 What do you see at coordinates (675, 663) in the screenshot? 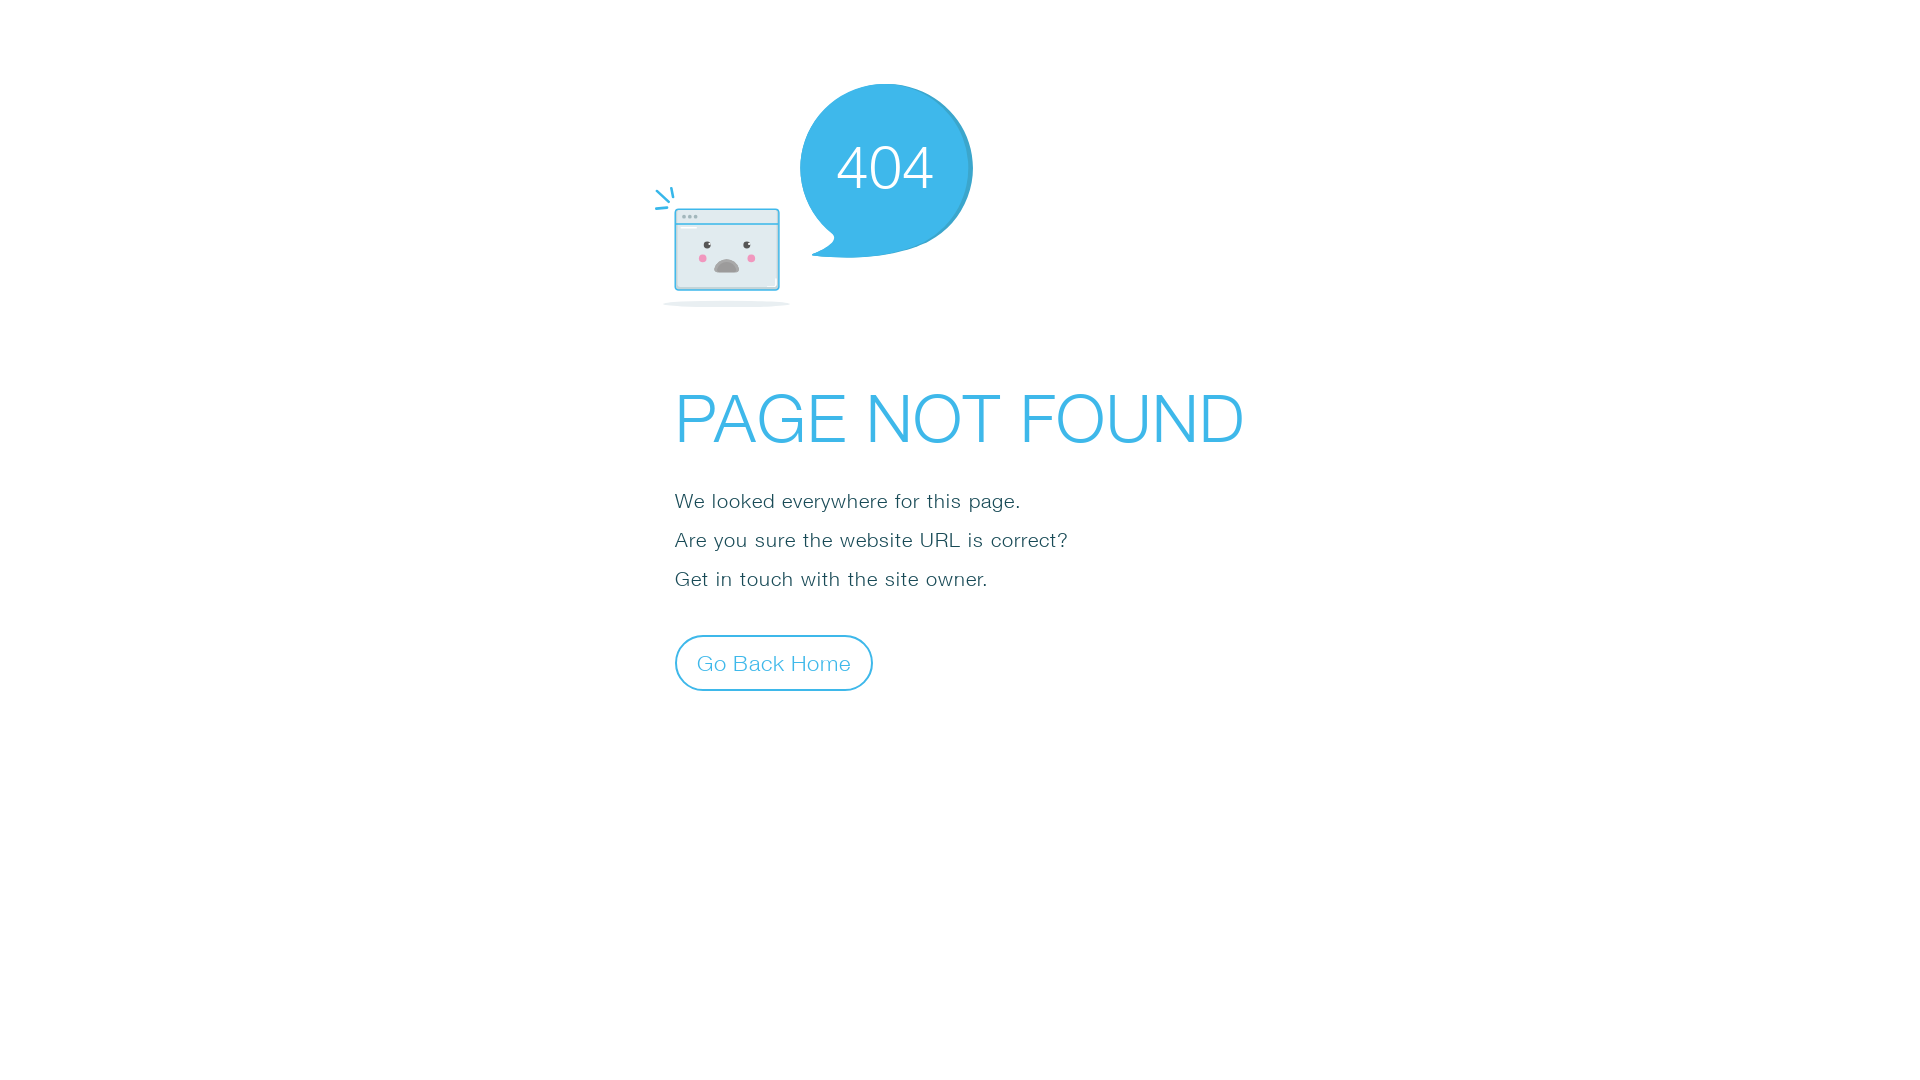
I see `'Go Back Home'` at bounding box center [675, 663].